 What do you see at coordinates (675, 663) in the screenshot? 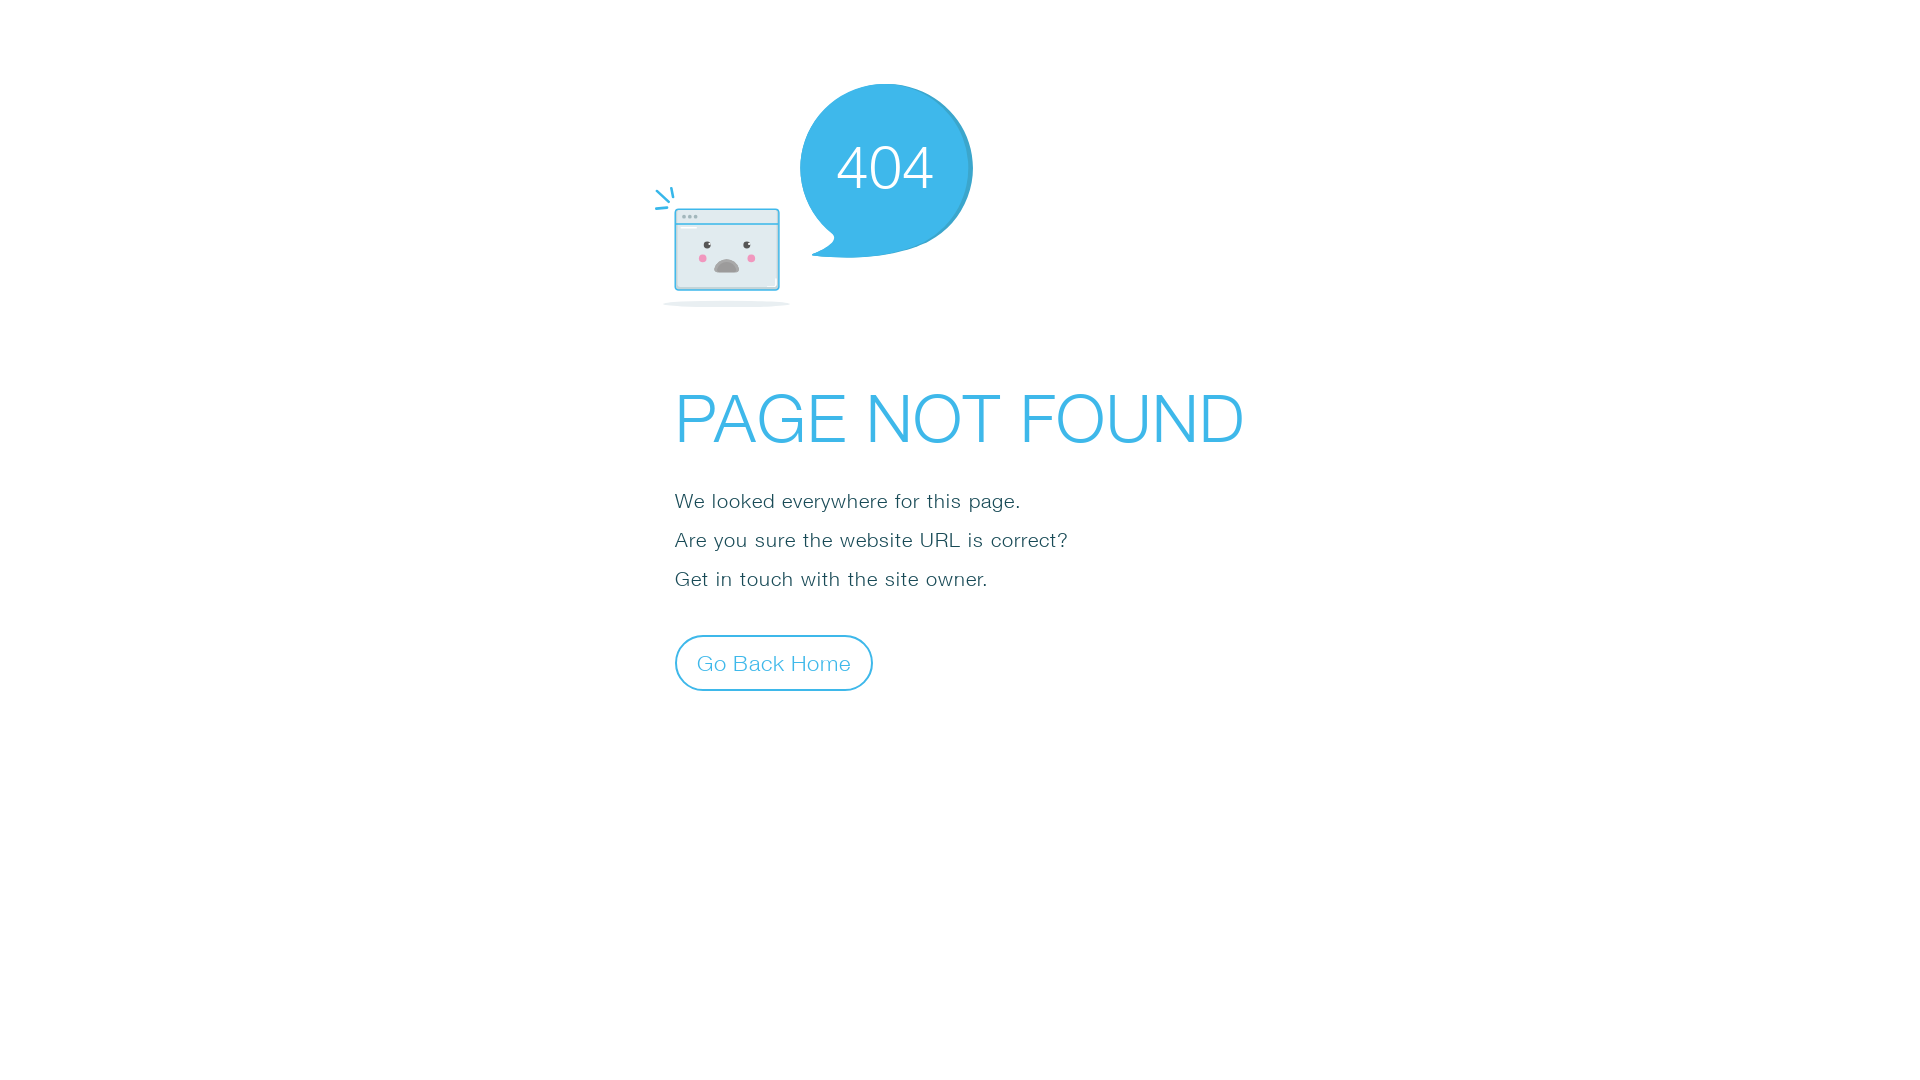
I see `'Go Back Home'` at bounding box center [675, 663].